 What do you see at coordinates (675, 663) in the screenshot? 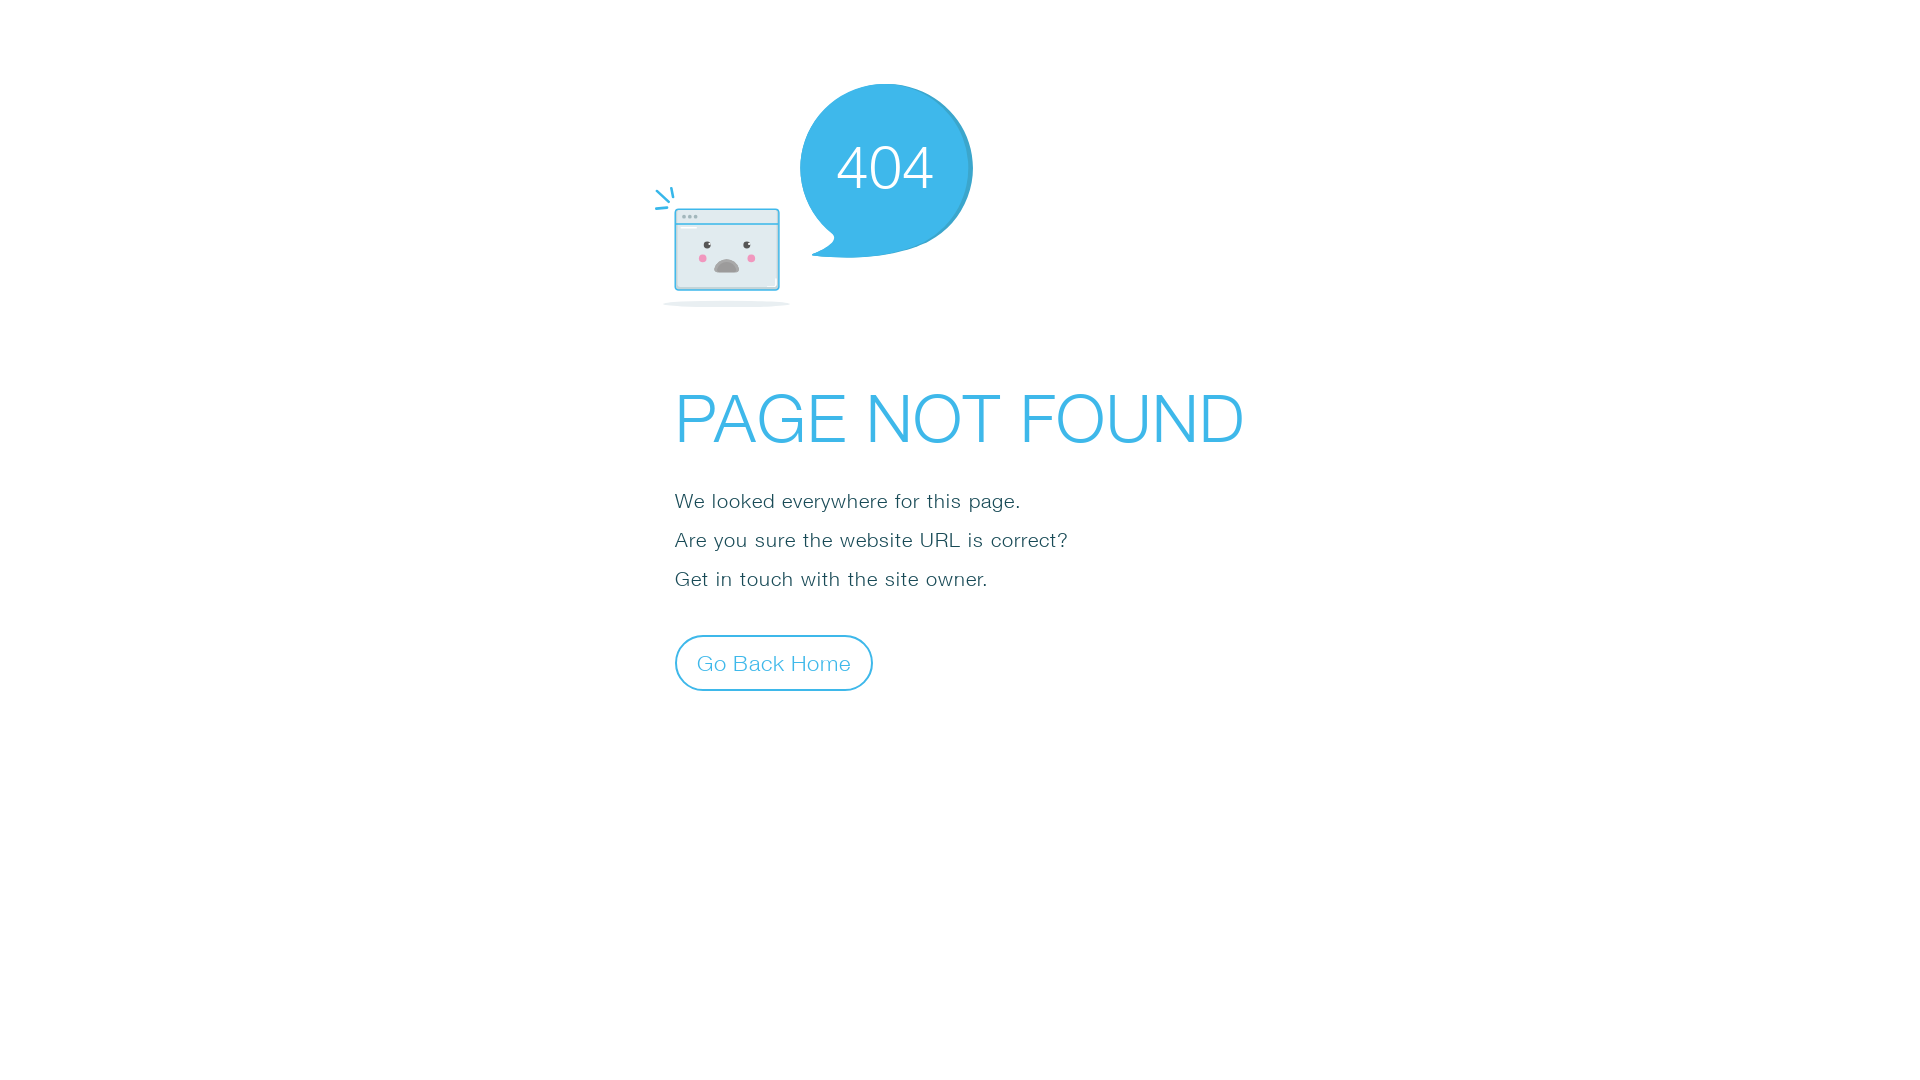
I see `'Go Back Home'` at bounding box center [675, 663].